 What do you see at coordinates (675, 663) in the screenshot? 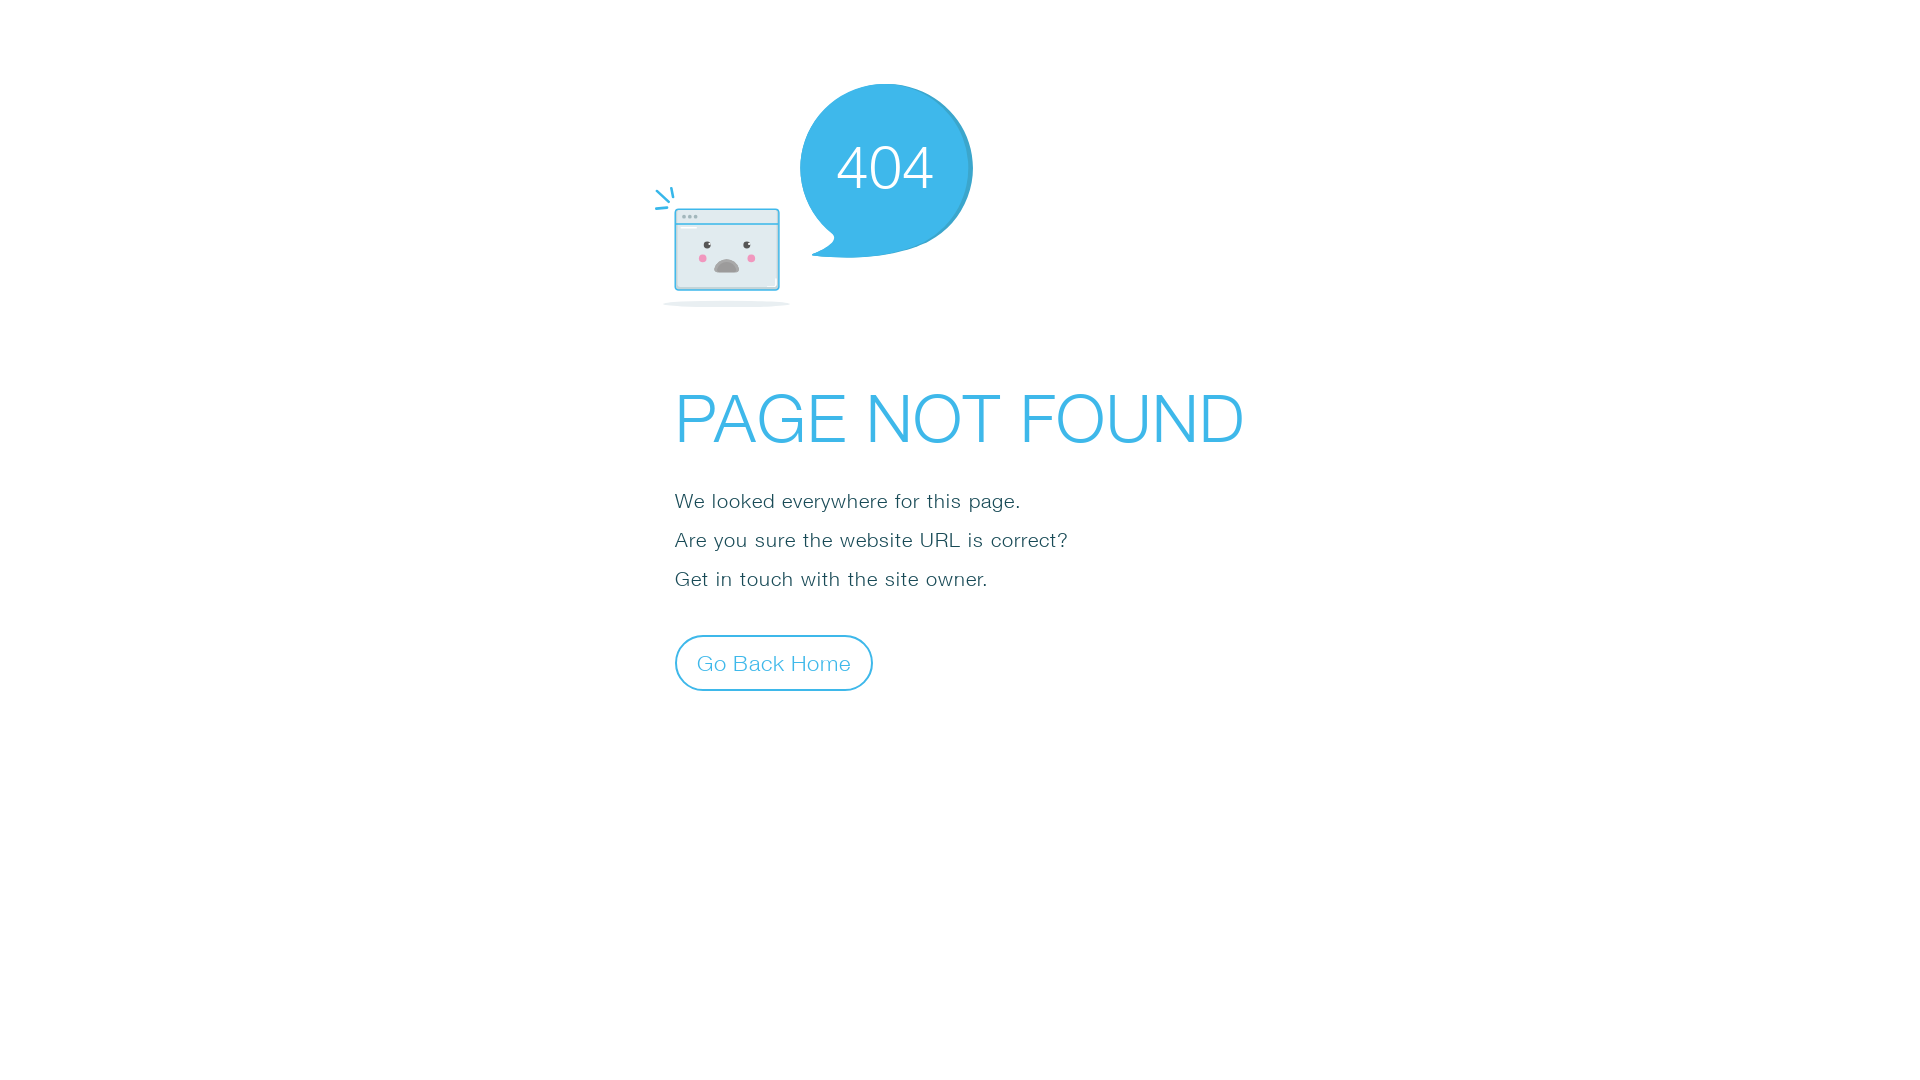
I see `'Go Back Home'` at bounding box center [675, 663].